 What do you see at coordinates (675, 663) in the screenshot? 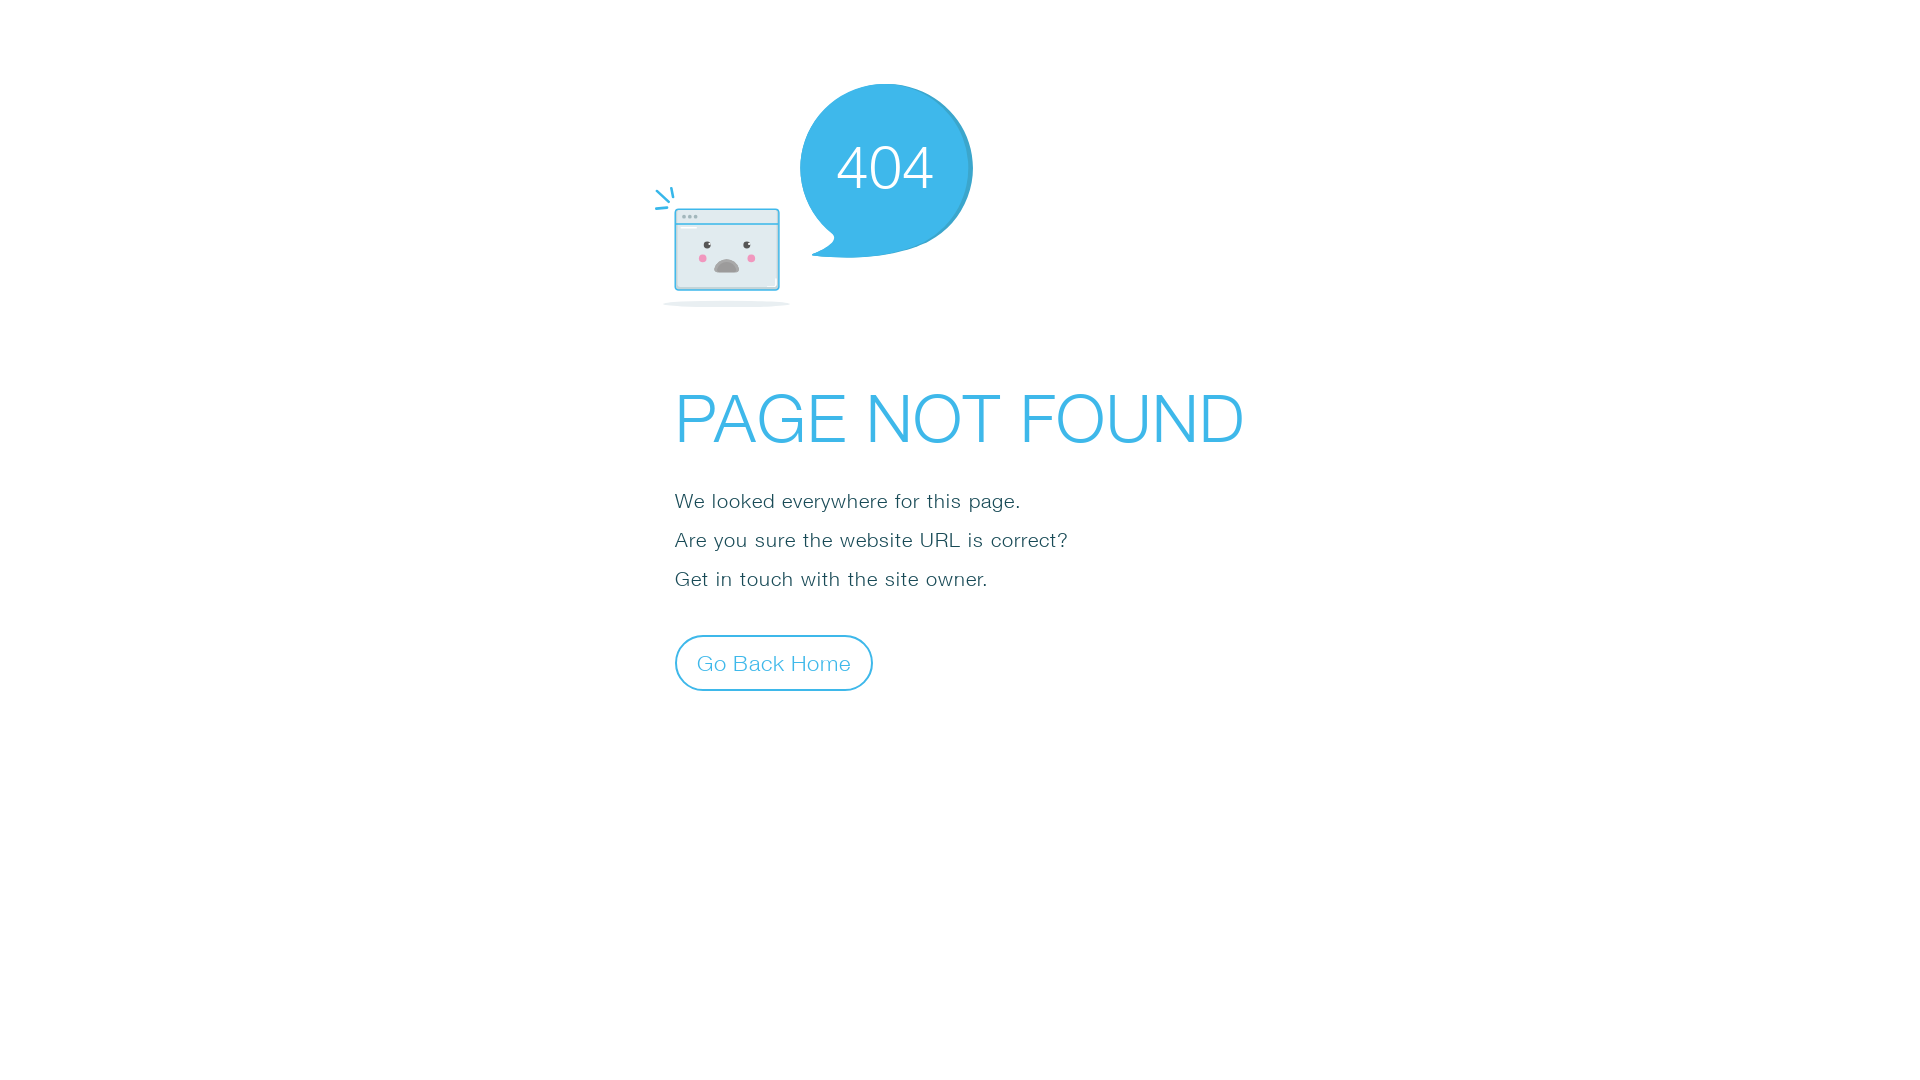
I see `'Go Back Home'` at bounding box center [675, 663].